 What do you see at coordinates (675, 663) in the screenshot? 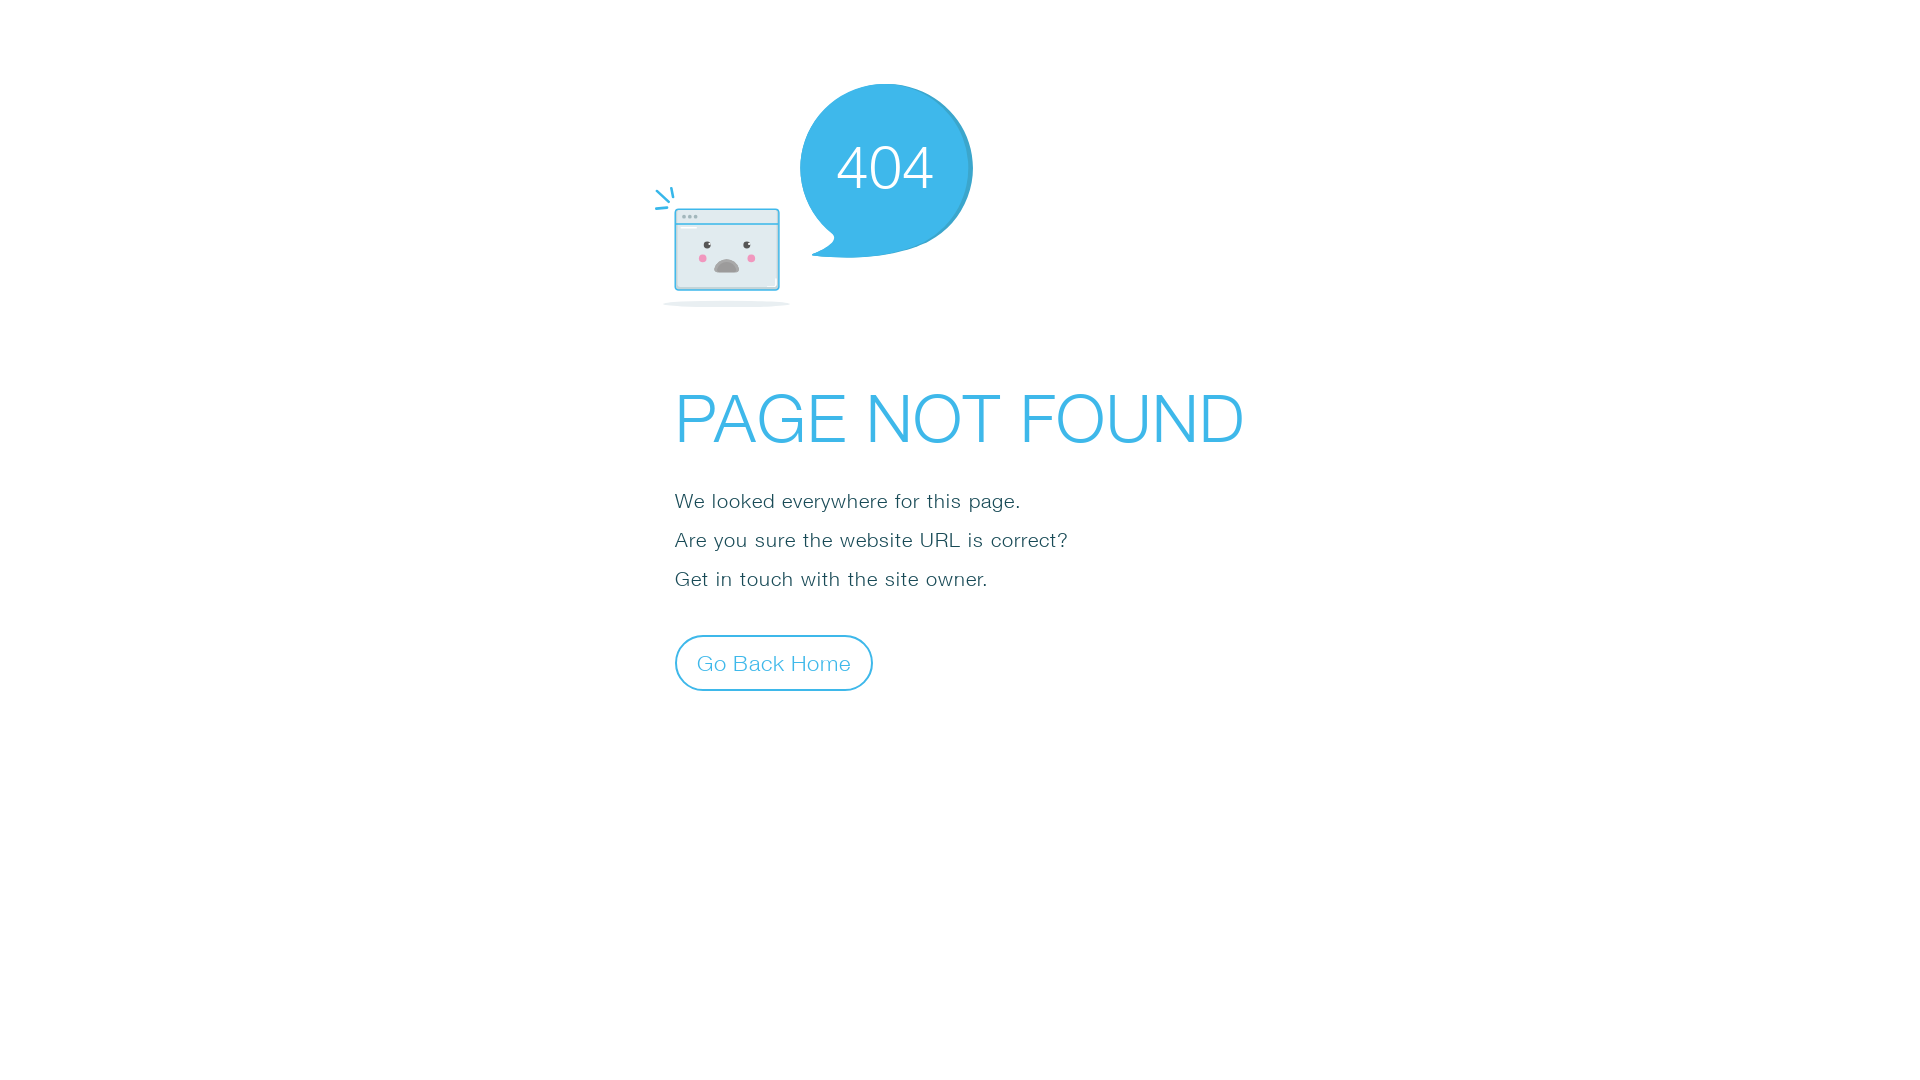
I see `'Go Back Home'` at bounding box center [675, 663].